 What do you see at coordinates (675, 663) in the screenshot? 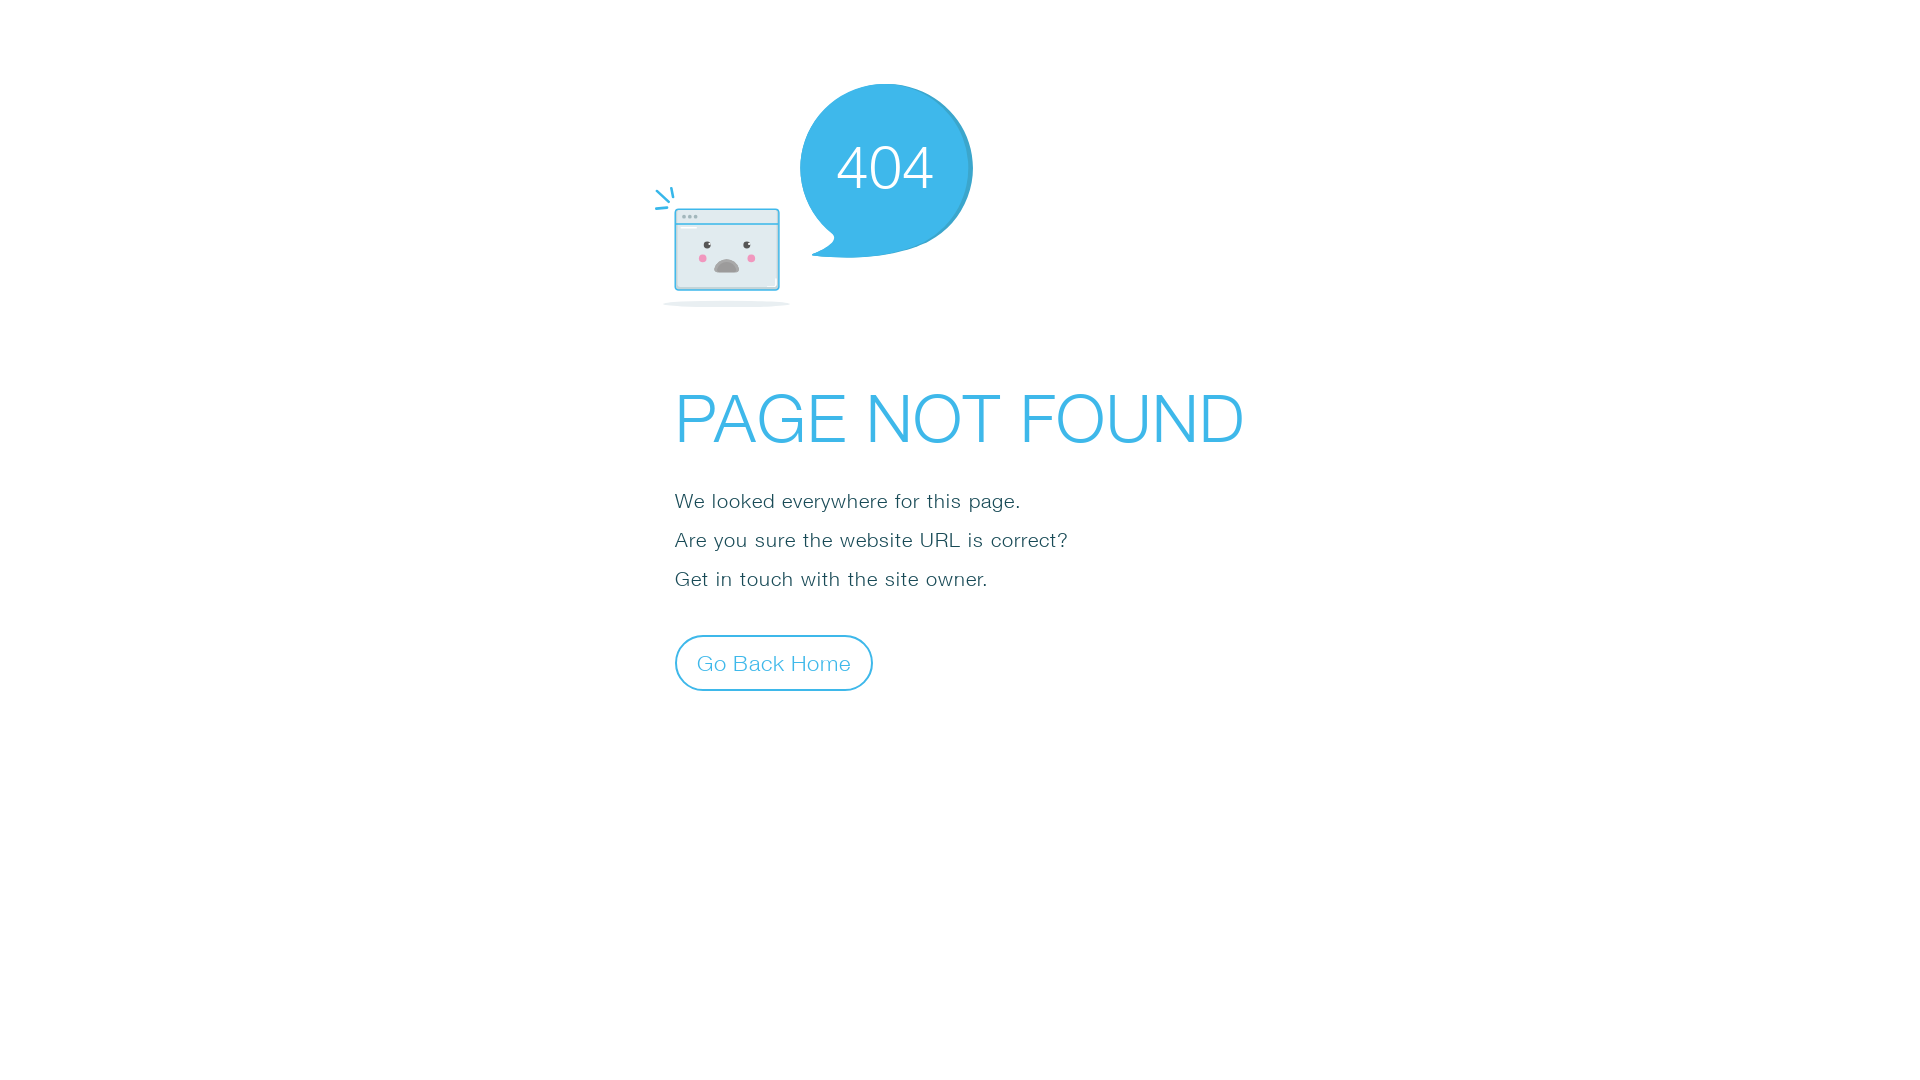
I see `'Go Back Home'` at bounding box center [675, 663].